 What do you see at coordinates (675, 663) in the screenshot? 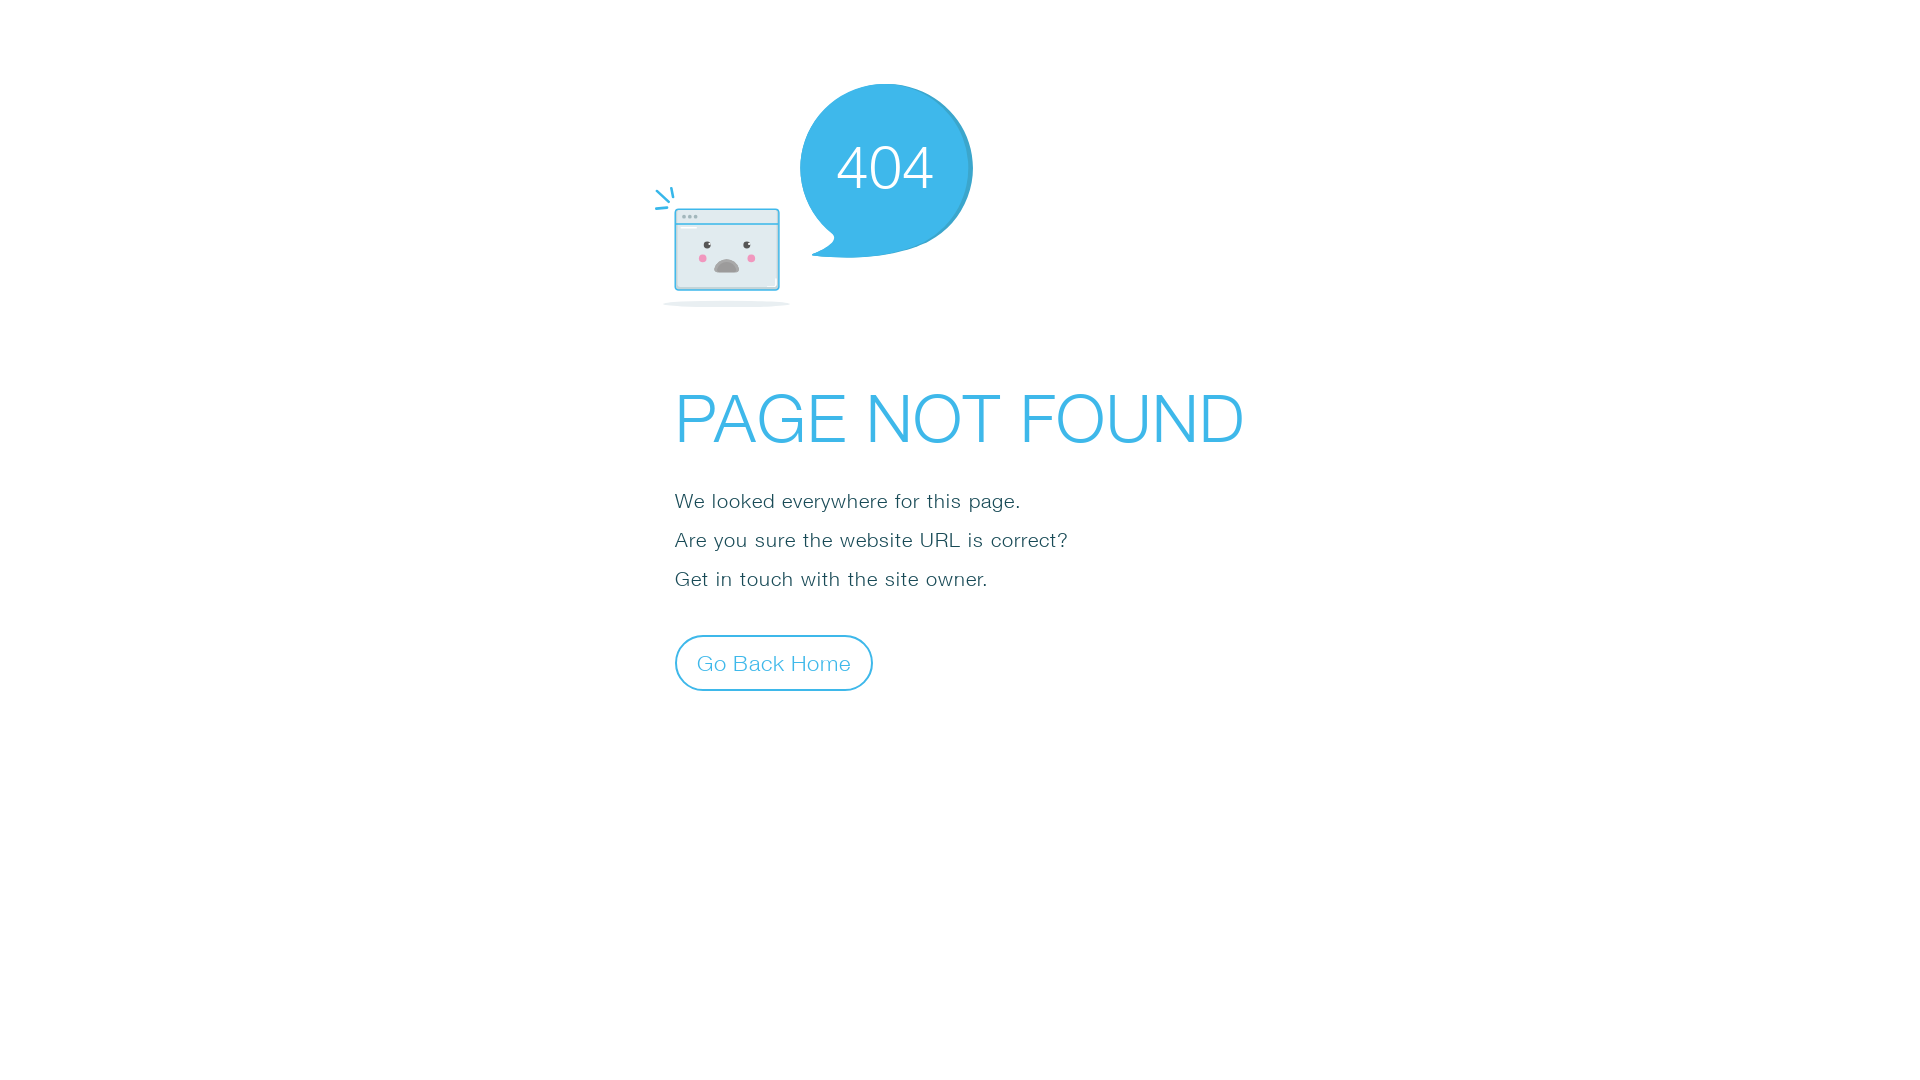
I see `'Go Back Home'` at bounding box center [675, 663].